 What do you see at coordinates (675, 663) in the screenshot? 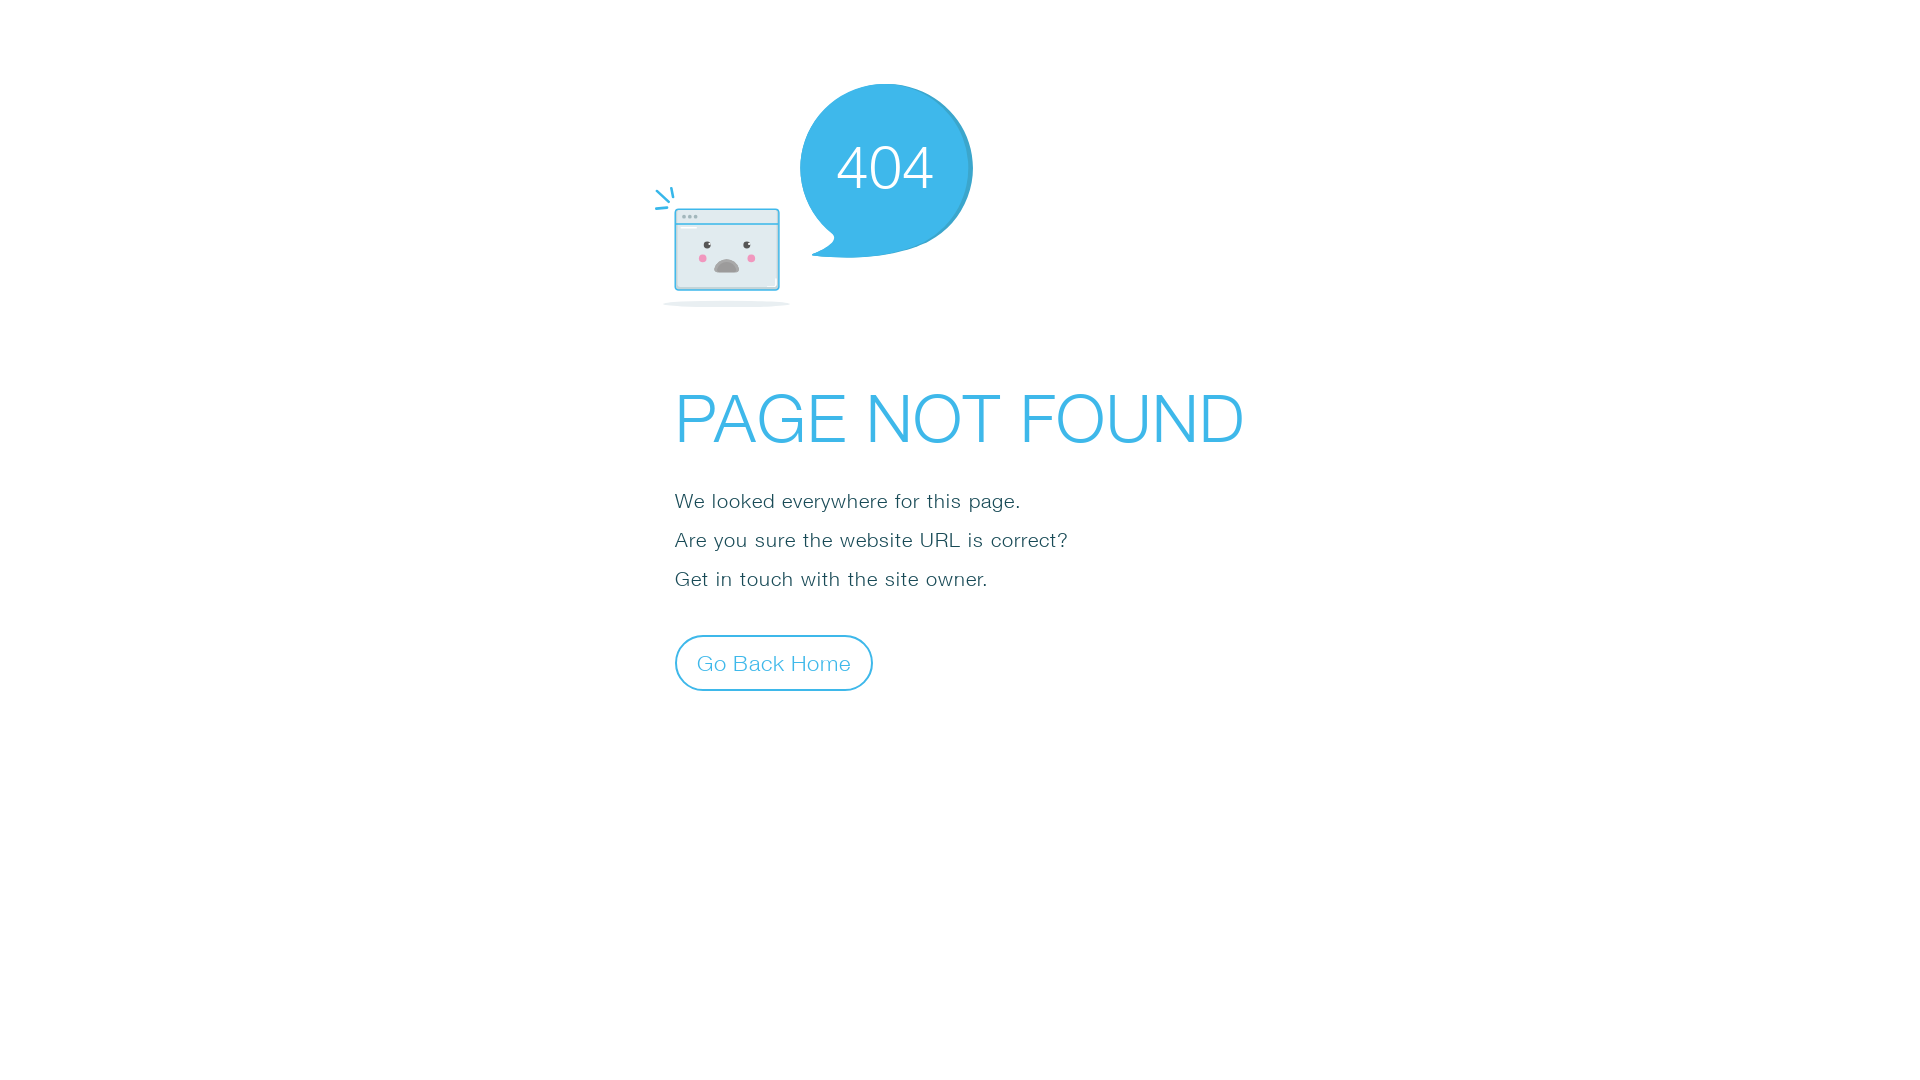
I see `'Go Back Home'` at bounding box center [675, 663].